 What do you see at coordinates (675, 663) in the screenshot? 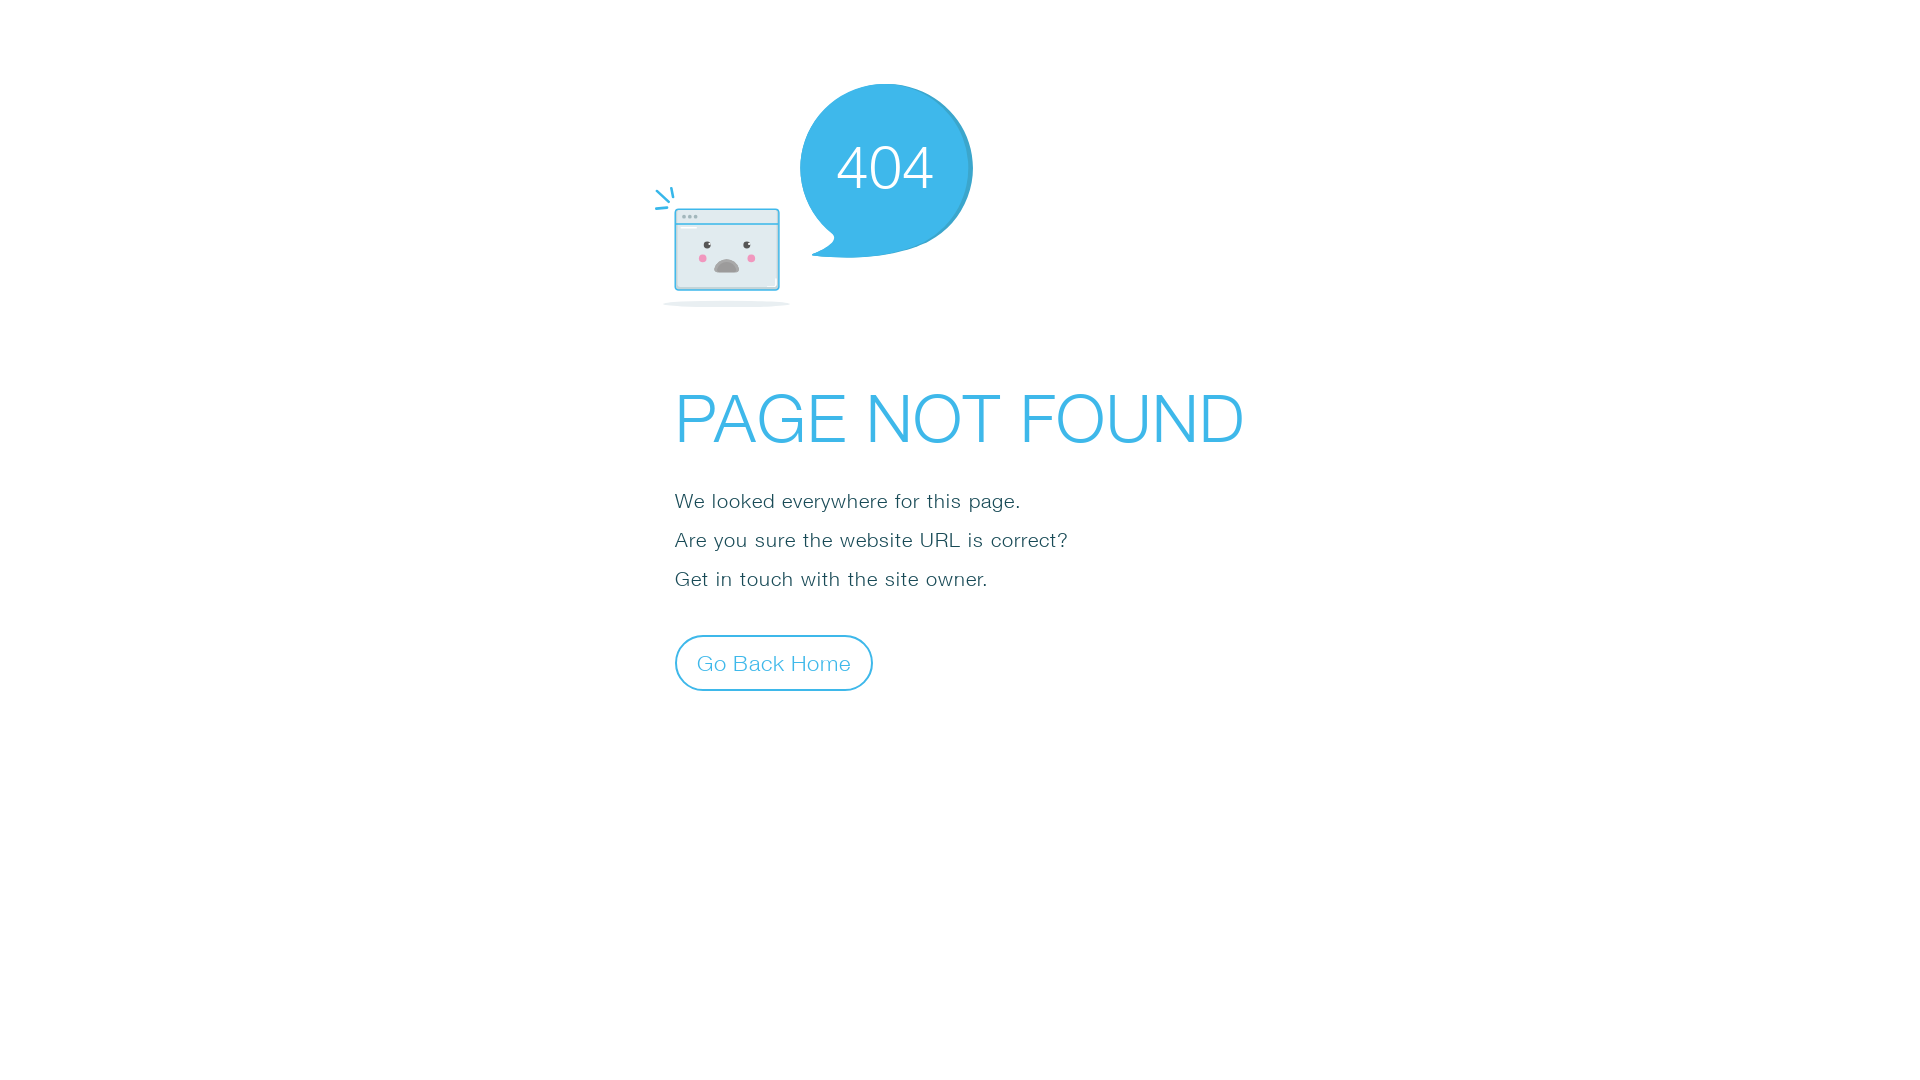
I see `'Go Back Home'` at bounding box center [675, 663].